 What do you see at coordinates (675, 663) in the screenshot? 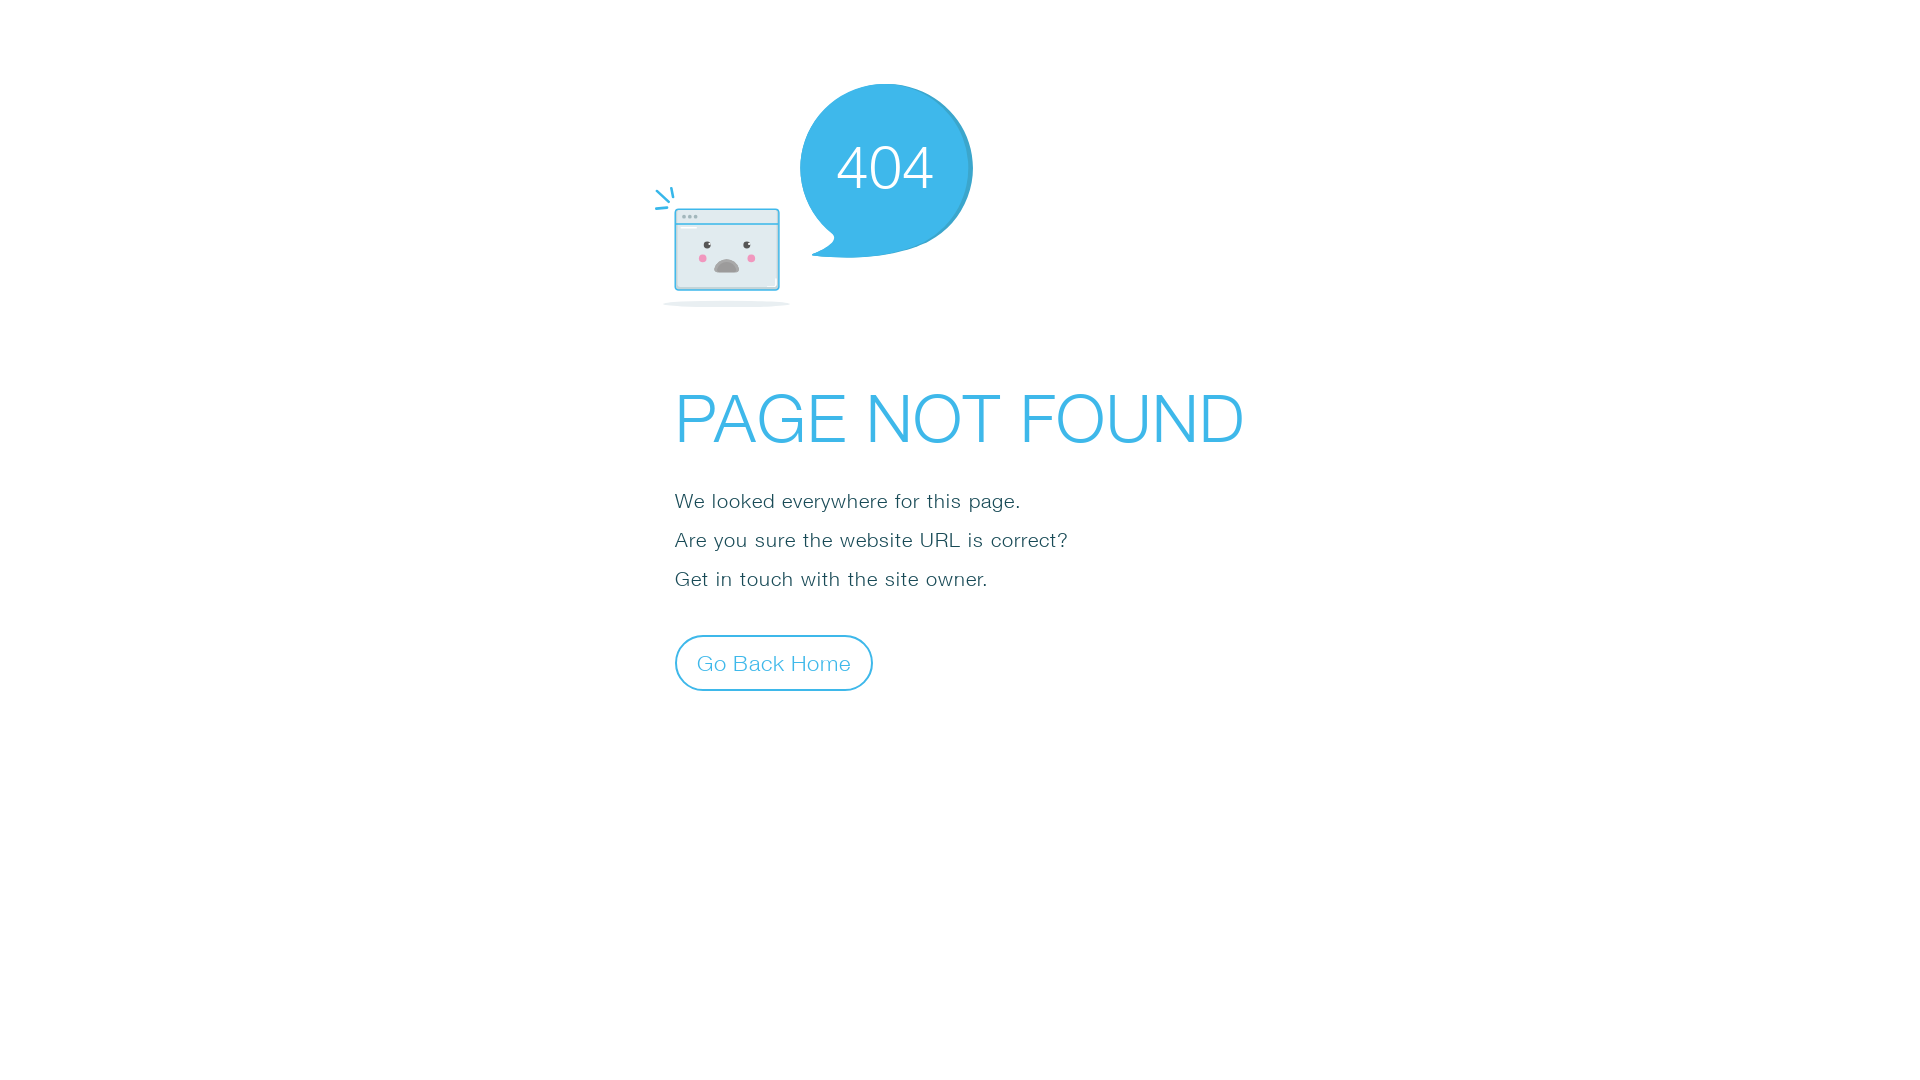
I see `'Go Back Home'` at bounding box center [675, 663].